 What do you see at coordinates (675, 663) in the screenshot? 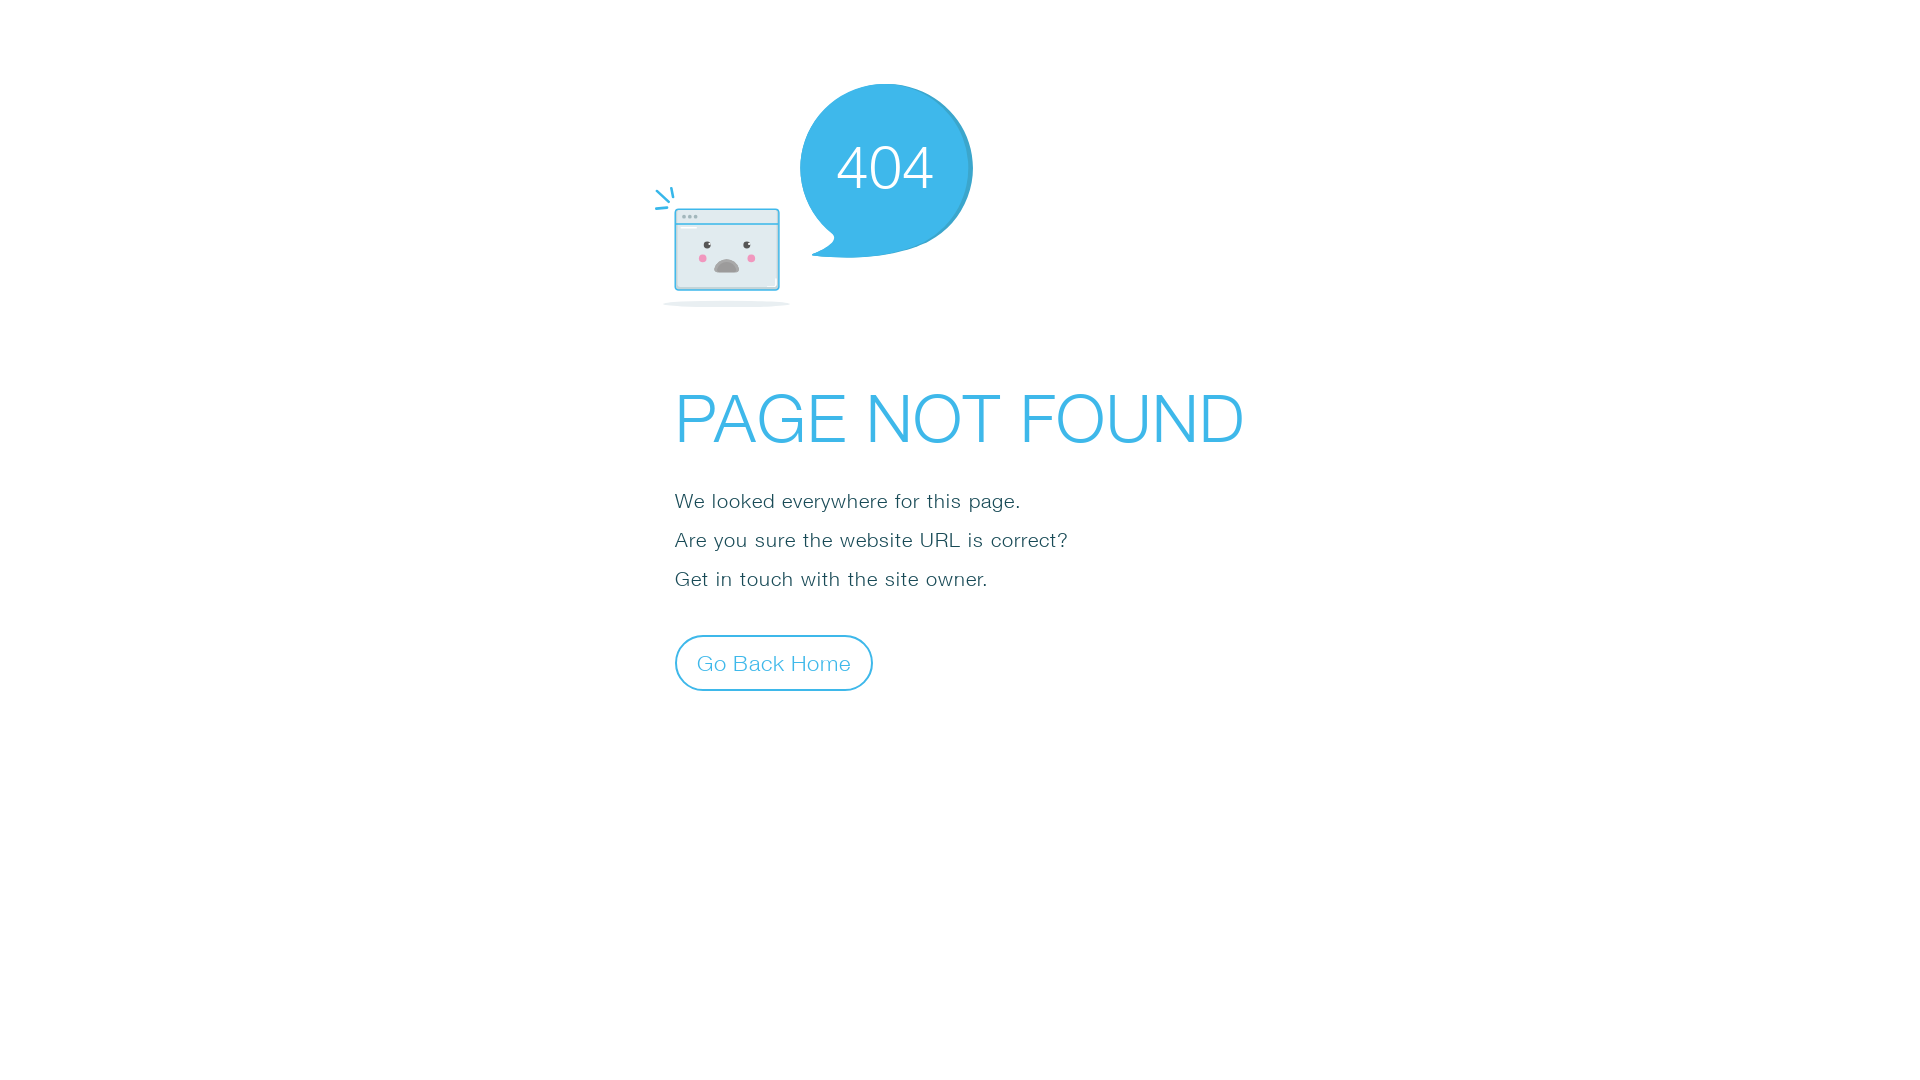
I see `'Go Back Home'` at bounding box center [675, 663].